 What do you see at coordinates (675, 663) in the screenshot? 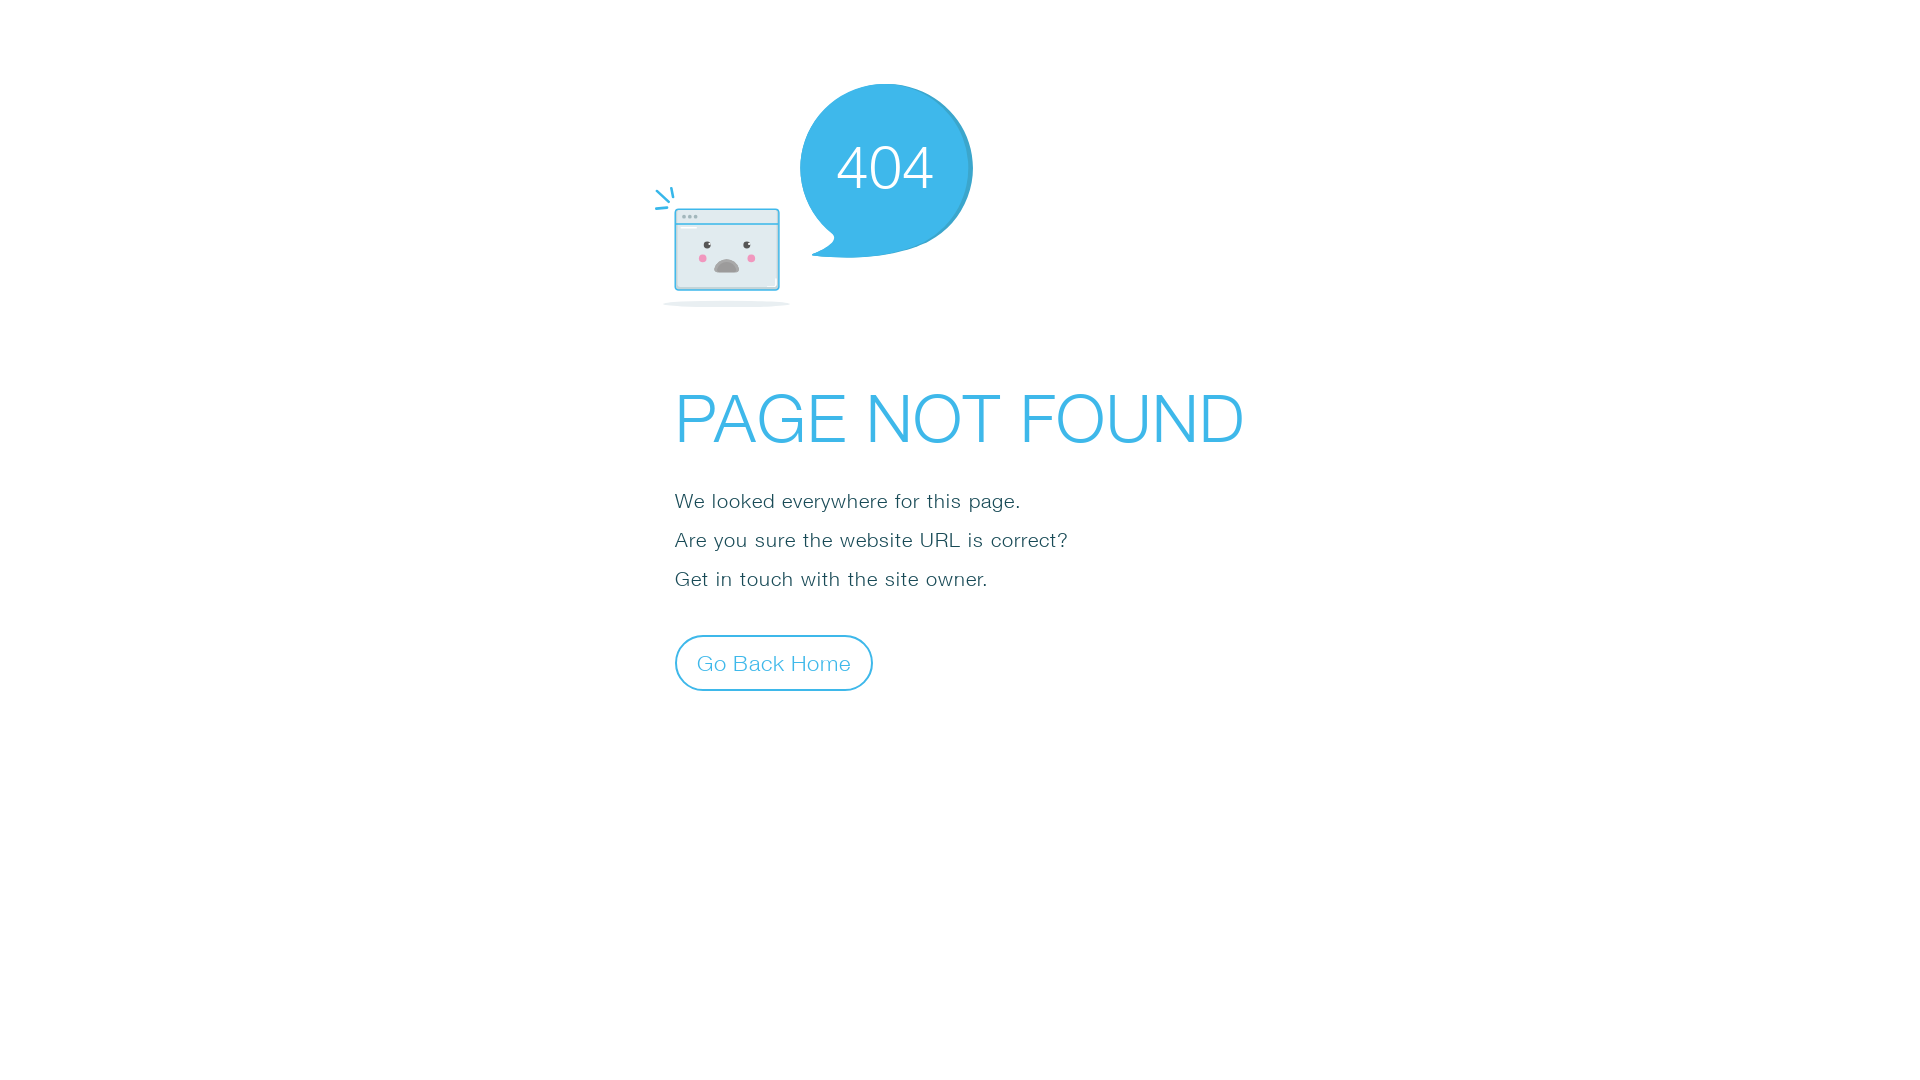
I see `'Go Back Home'` at bounding box center [675, 663].